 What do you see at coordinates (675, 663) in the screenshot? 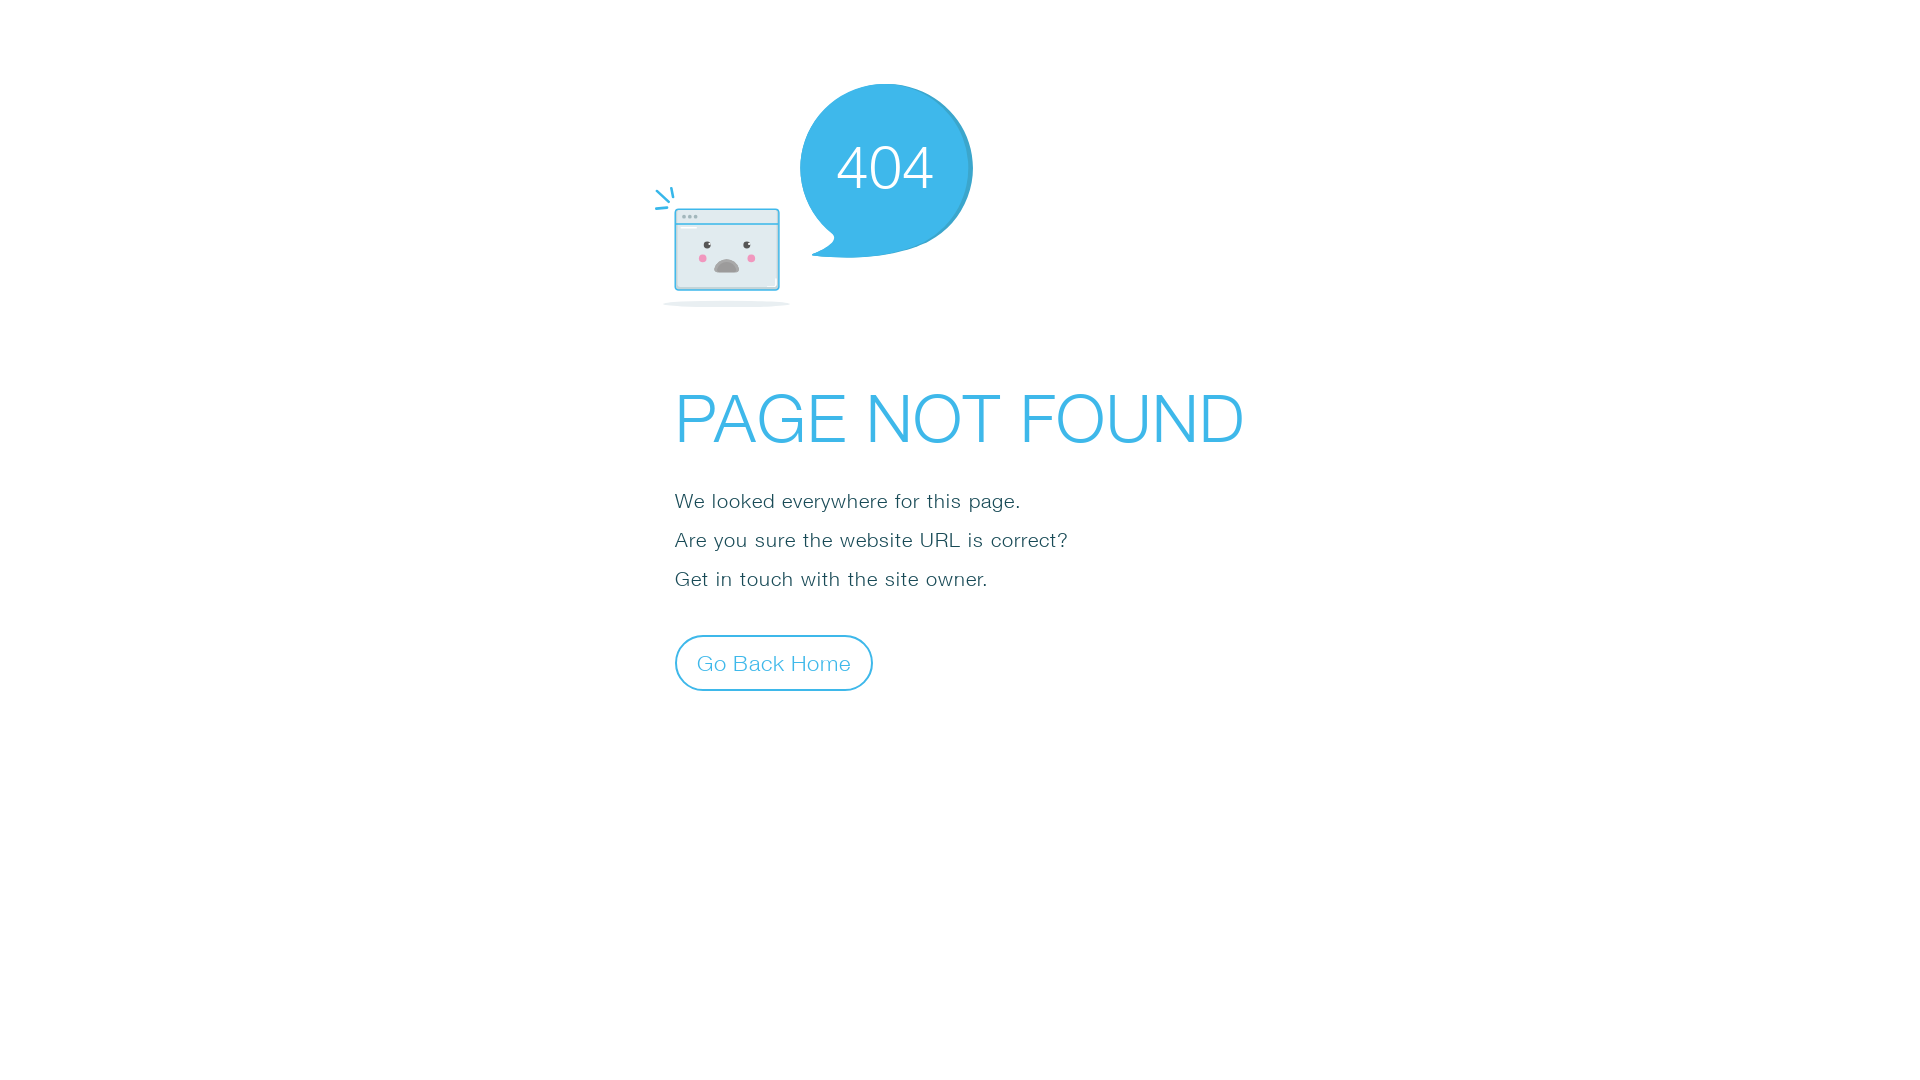
I see `'Go Back Home'` at bounding box center [675, 663].